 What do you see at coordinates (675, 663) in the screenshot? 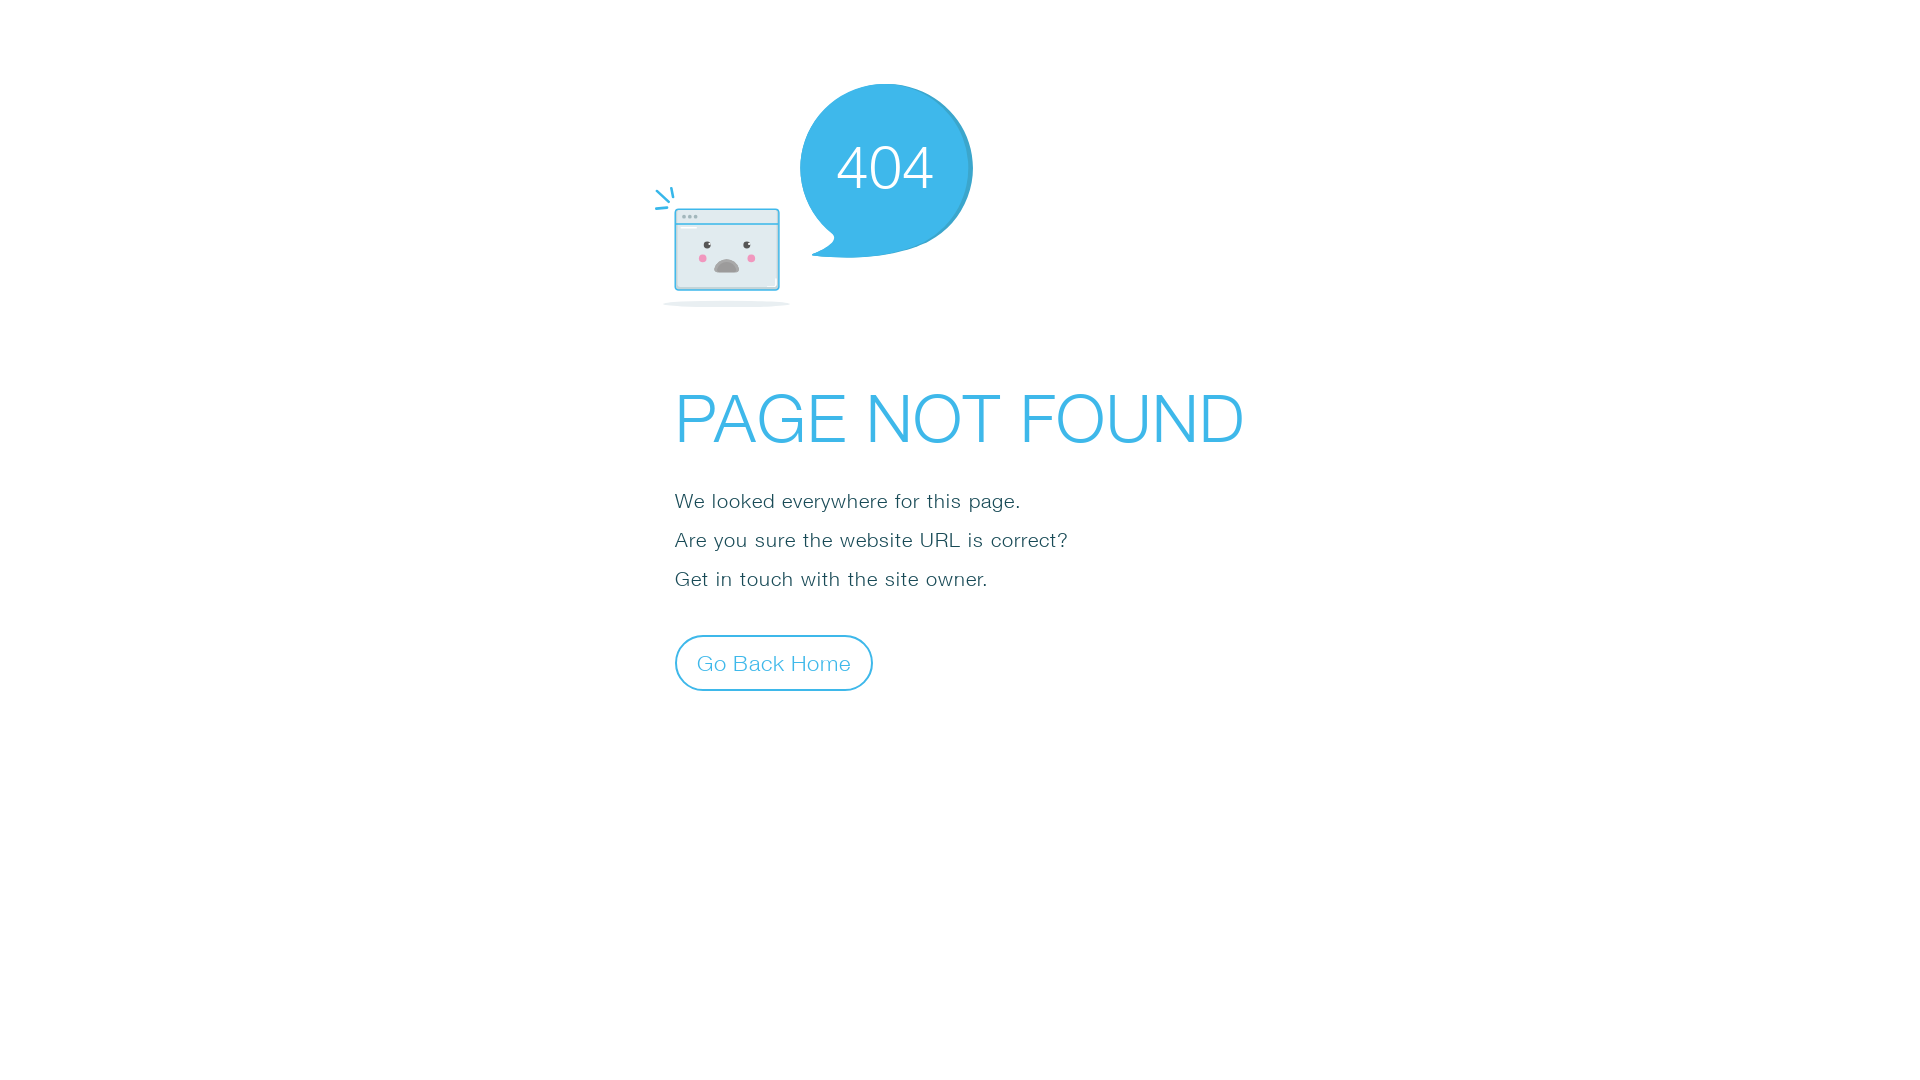
I see `'Go Back Home'` at bounding box center [675, 663].